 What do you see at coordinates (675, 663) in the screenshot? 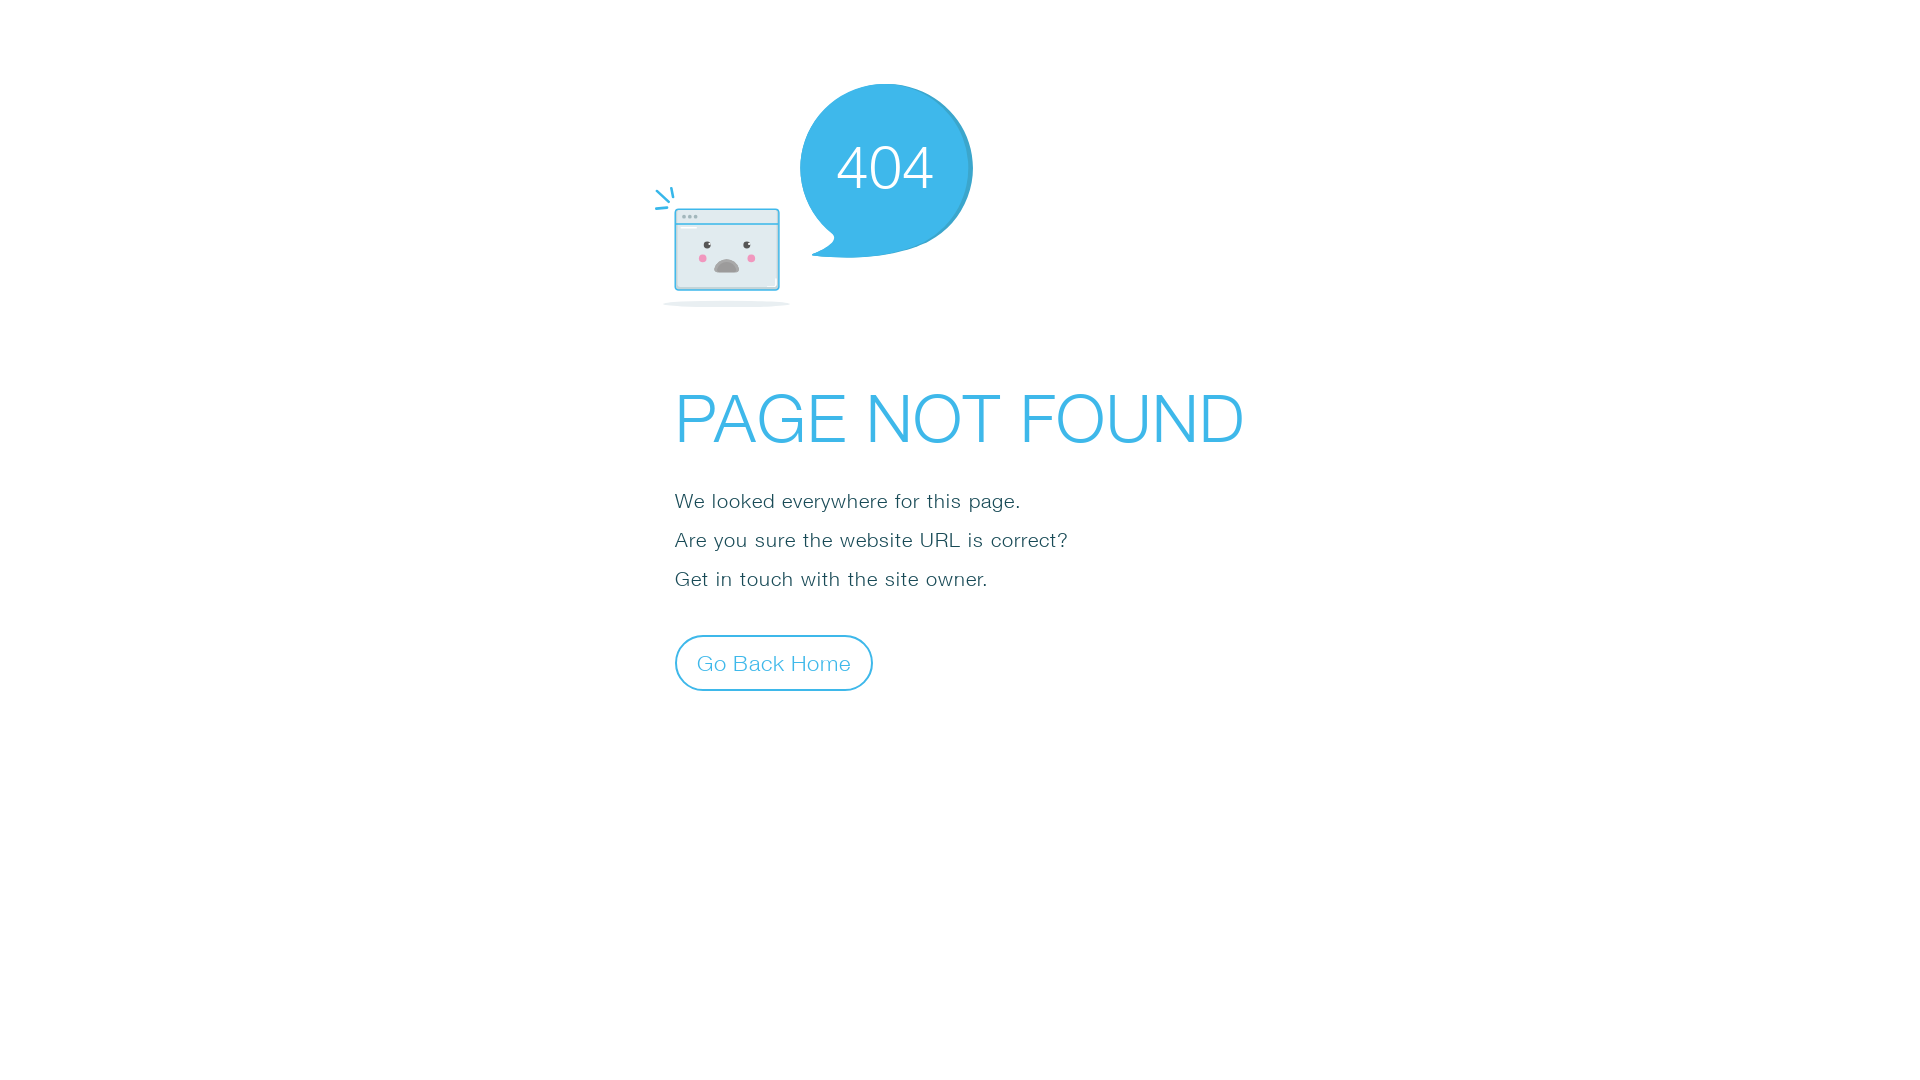
I see `'Go Back Home'` at bounding box center [675, 663].